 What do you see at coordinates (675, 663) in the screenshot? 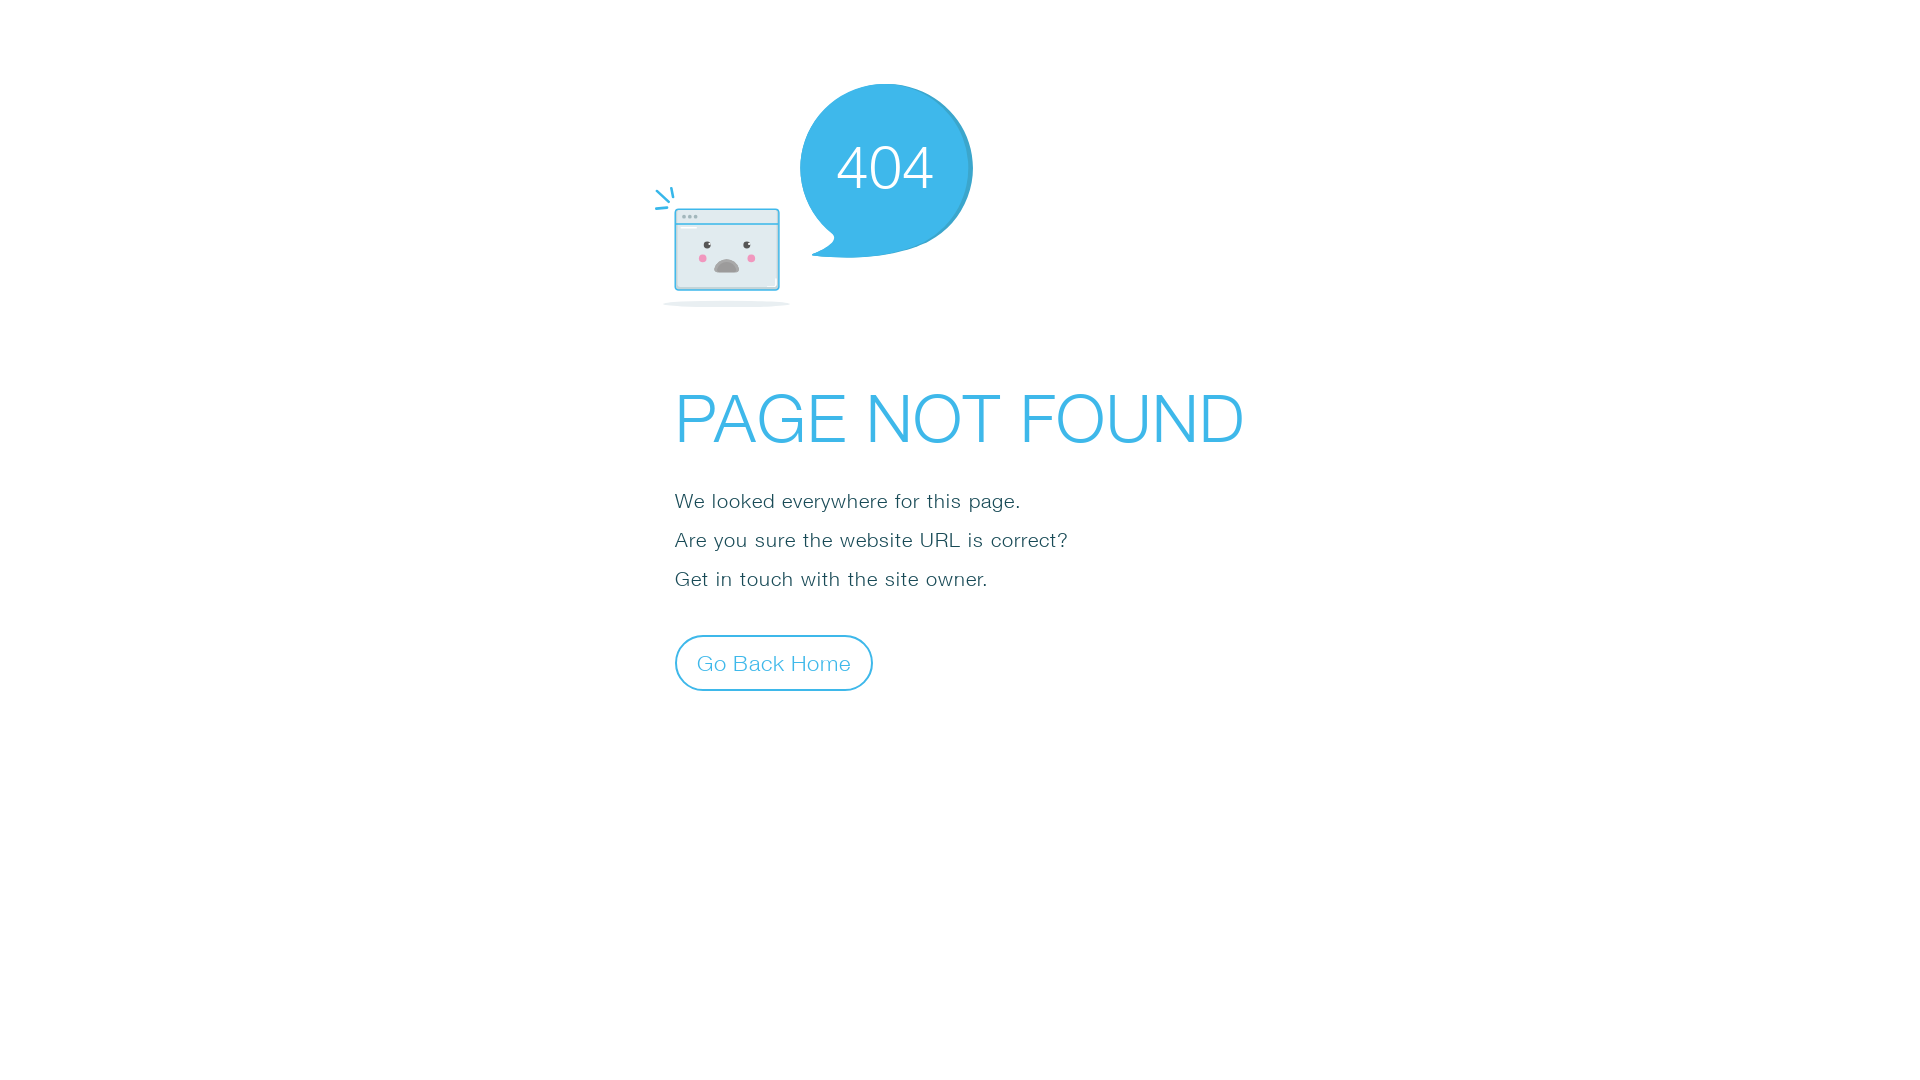
I see `'Go Back Home'` at bounding box center [675, 663].